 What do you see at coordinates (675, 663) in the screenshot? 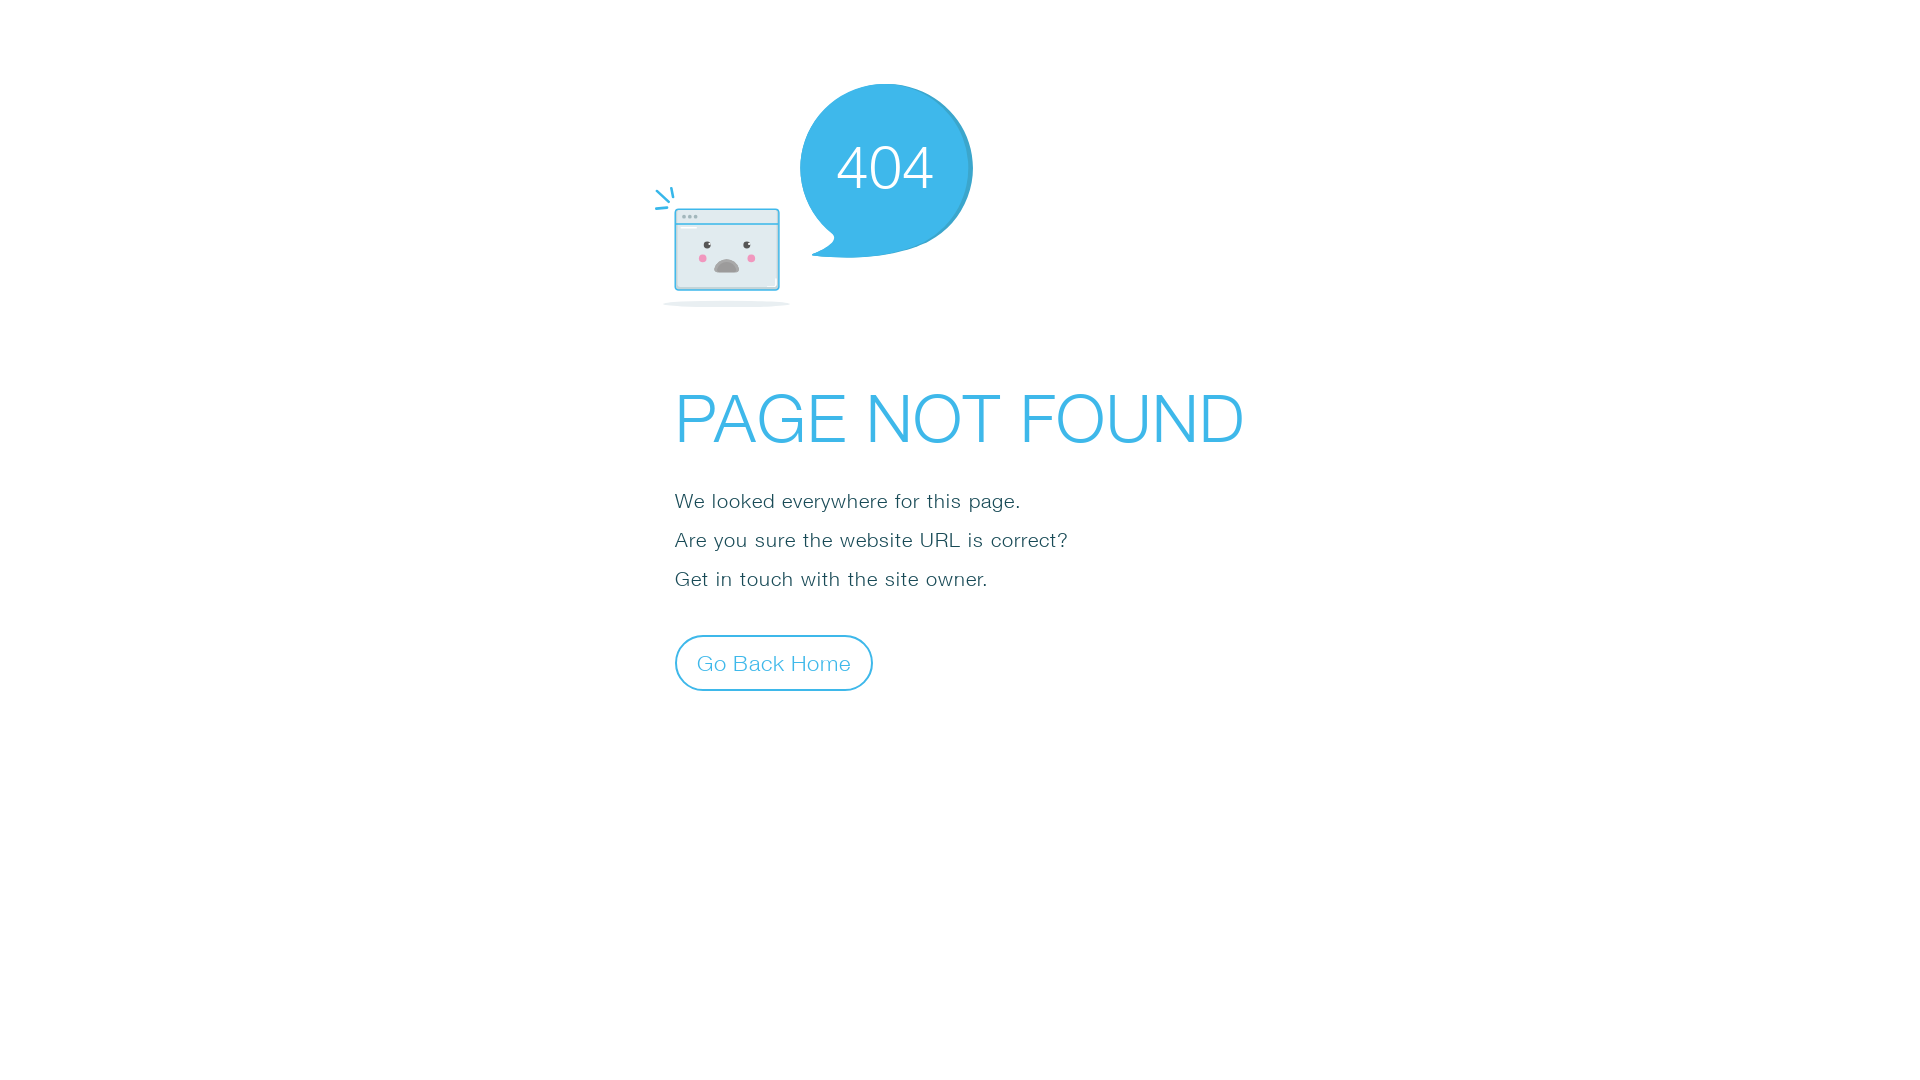
I see `'Go Back Home'` at bounding box center [675, 663].